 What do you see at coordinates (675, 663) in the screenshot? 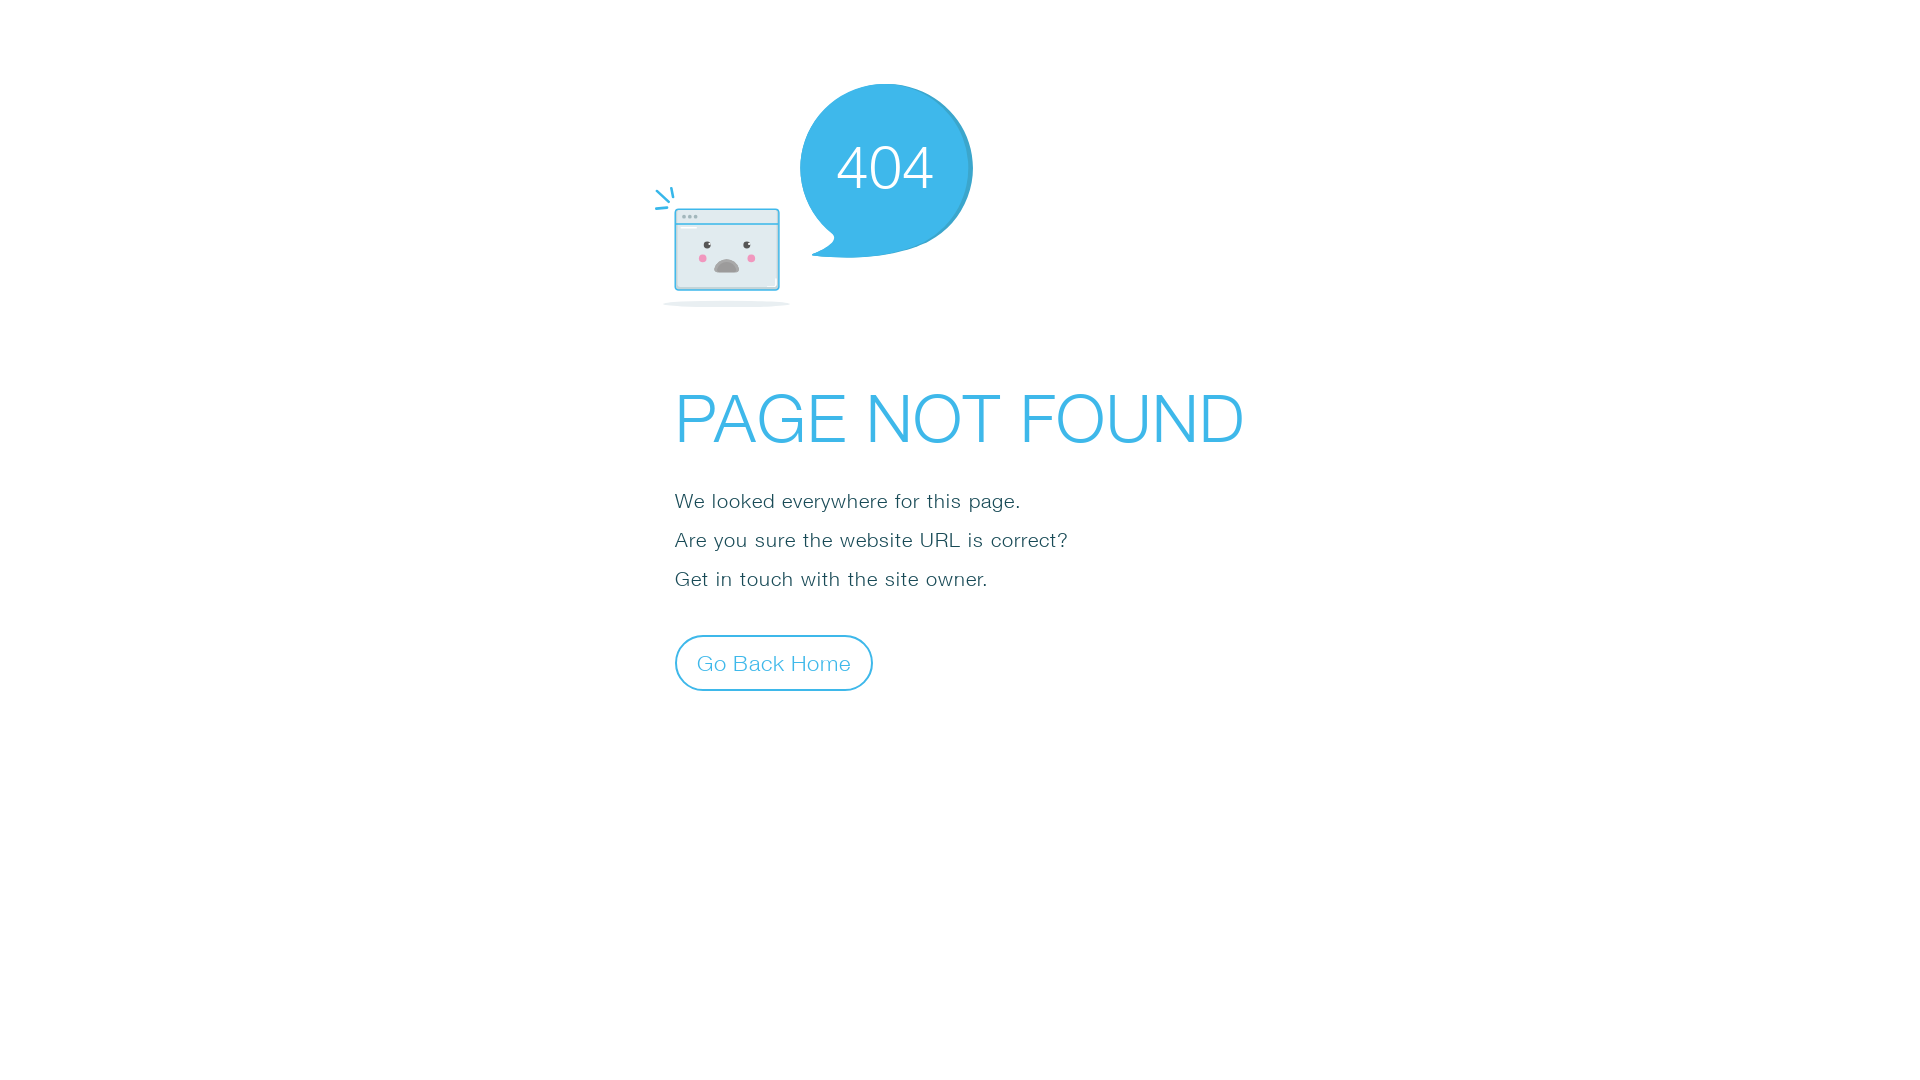
I see `'Go Back Home'` at bounding box center [675, 663].